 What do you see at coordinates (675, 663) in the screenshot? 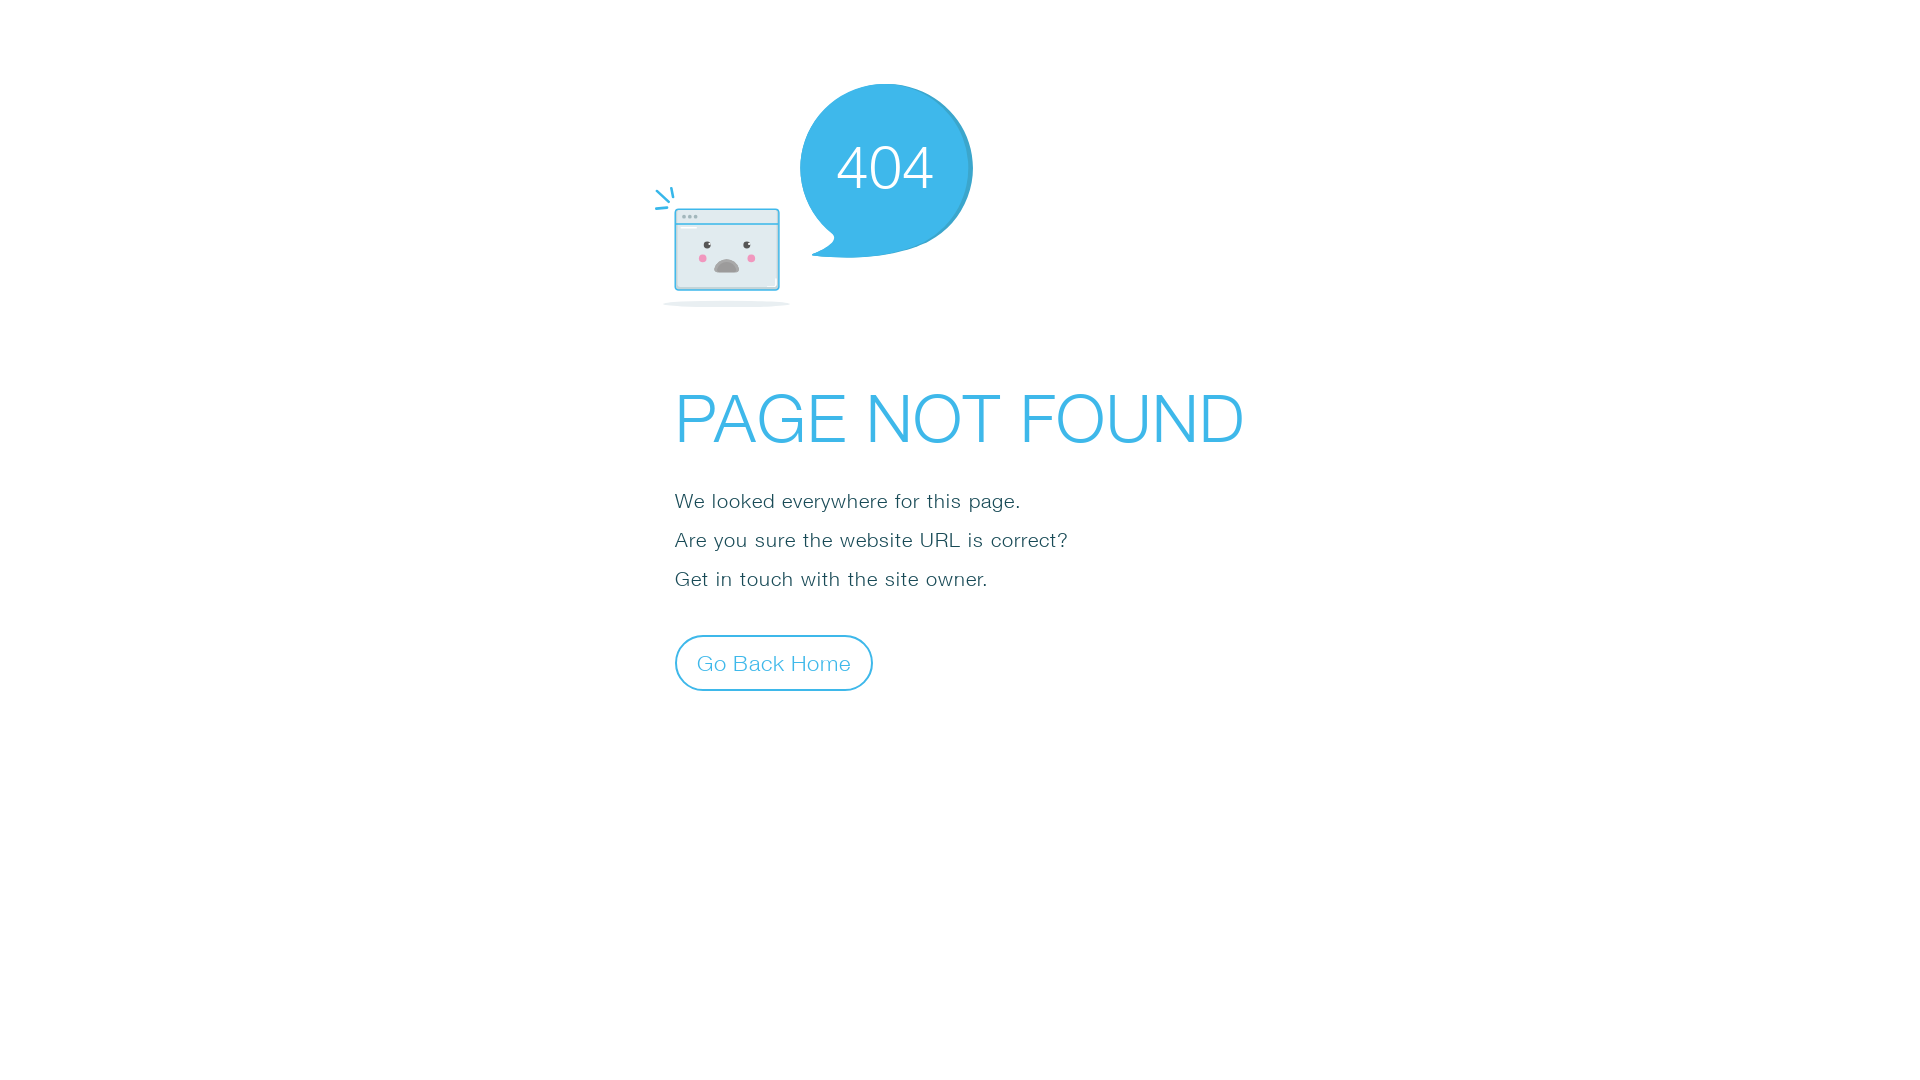
I see `'Go Back Home'` at bounding box center [675, 663].